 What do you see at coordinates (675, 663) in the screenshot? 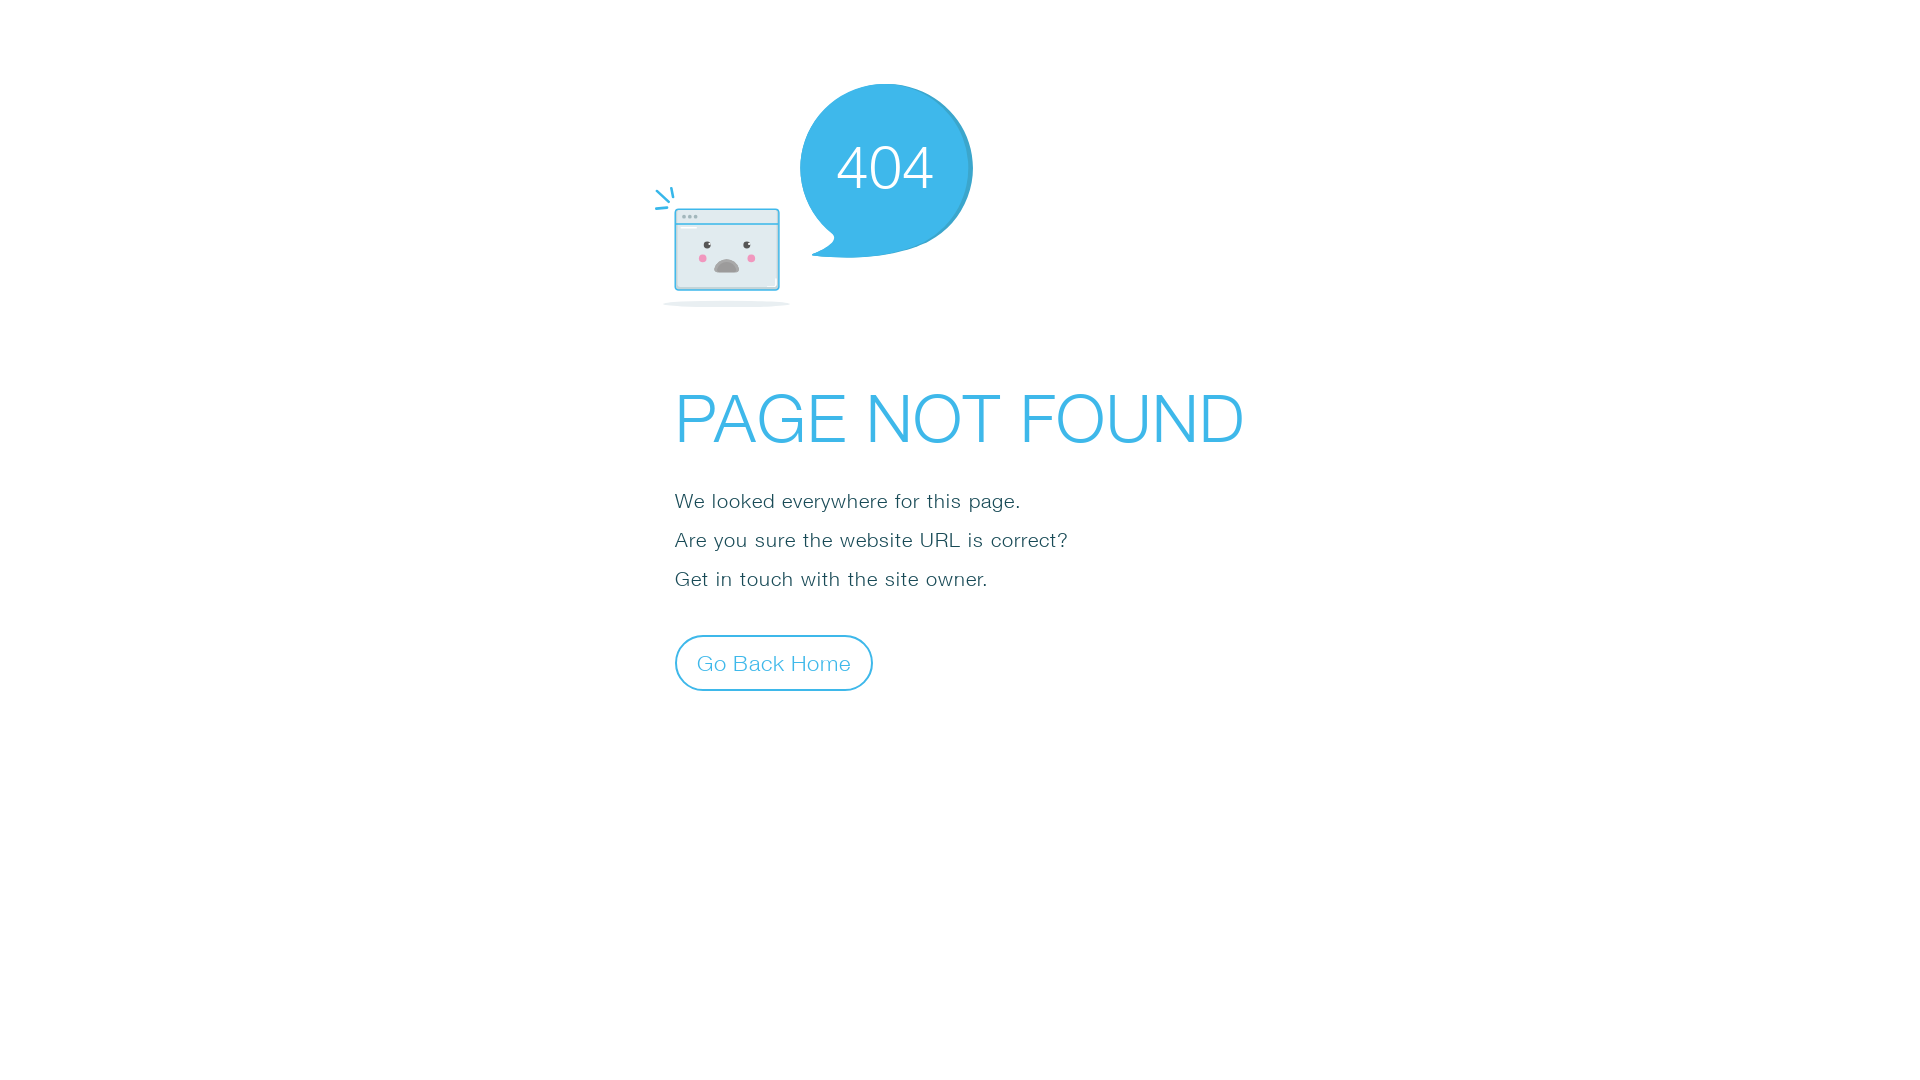
I see `'Go Back Home'` at bounding box center [675, 663].